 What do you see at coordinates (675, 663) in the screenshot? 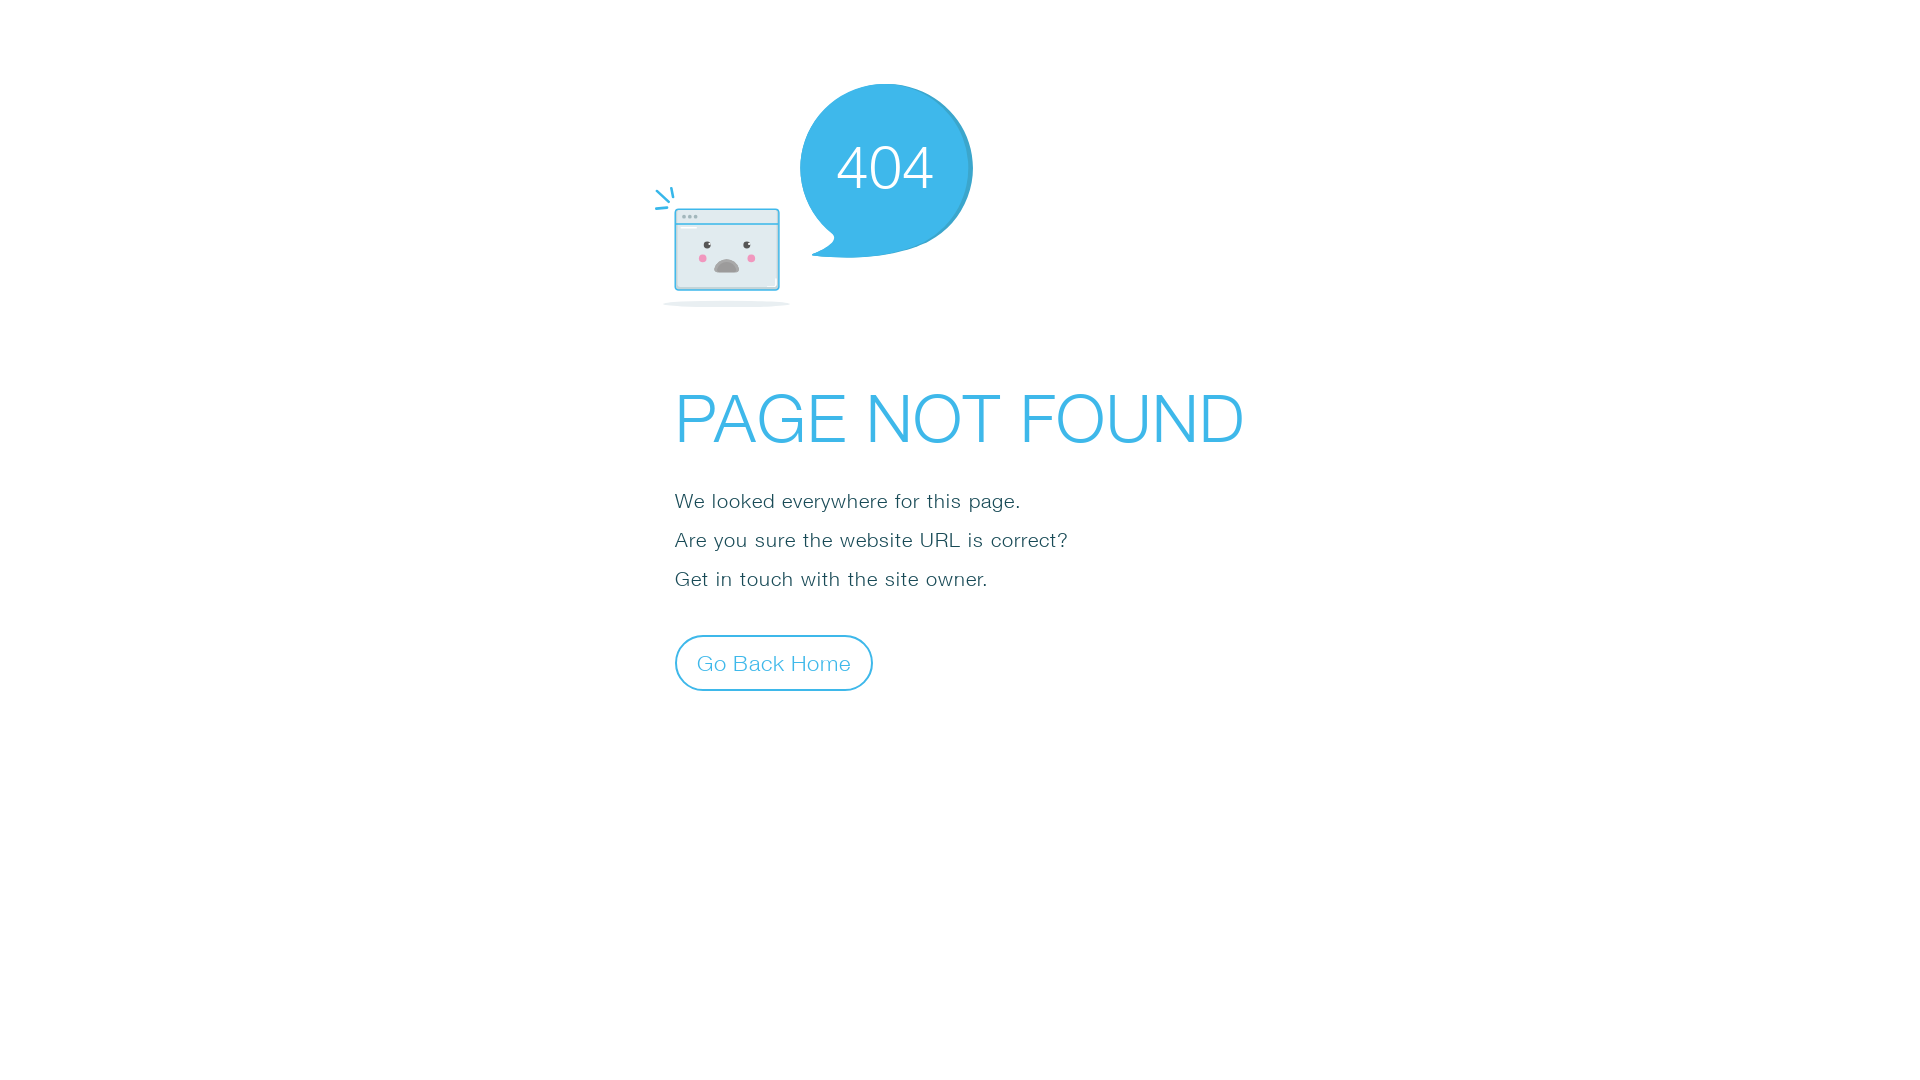
I see `'Go Back Home'` at bounding box center [675, 663].